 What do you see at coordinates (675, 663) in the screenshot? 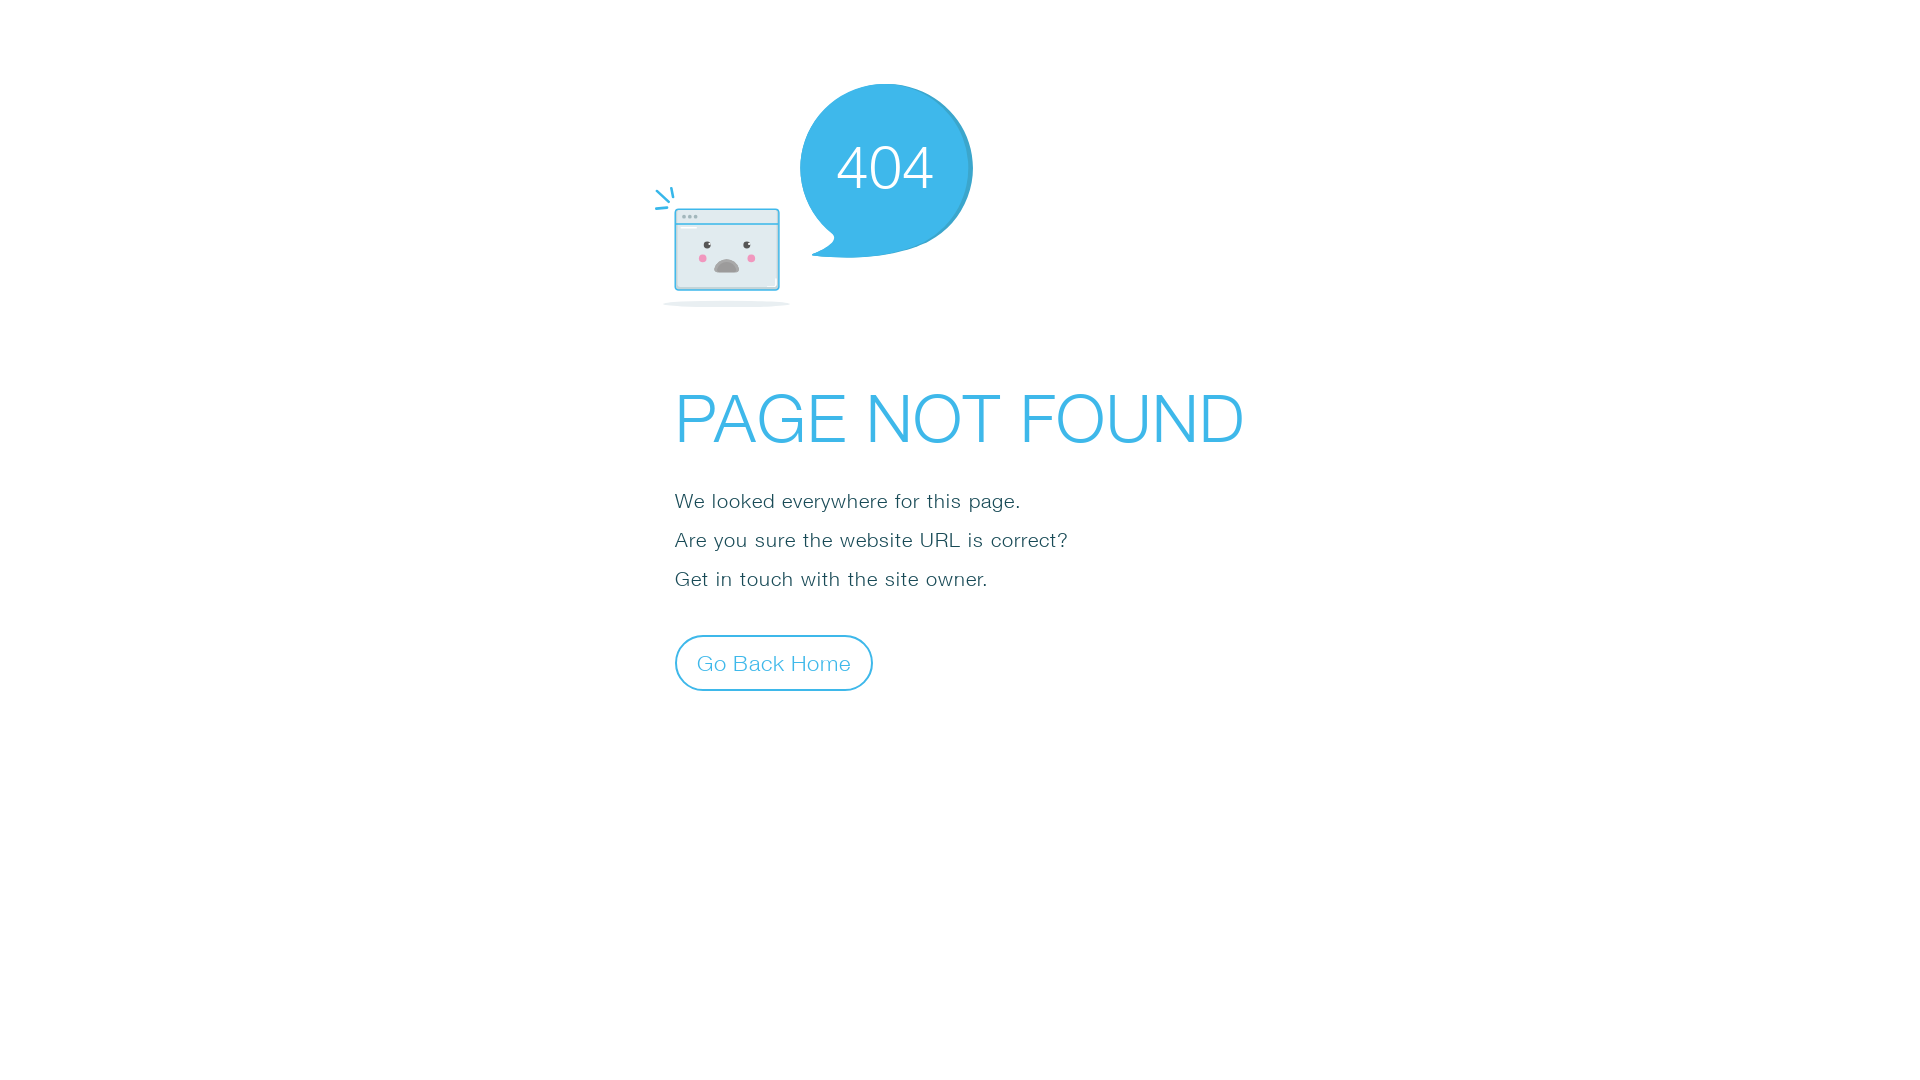
I see `'Go Back Home'` at bounding box center [675, 663].